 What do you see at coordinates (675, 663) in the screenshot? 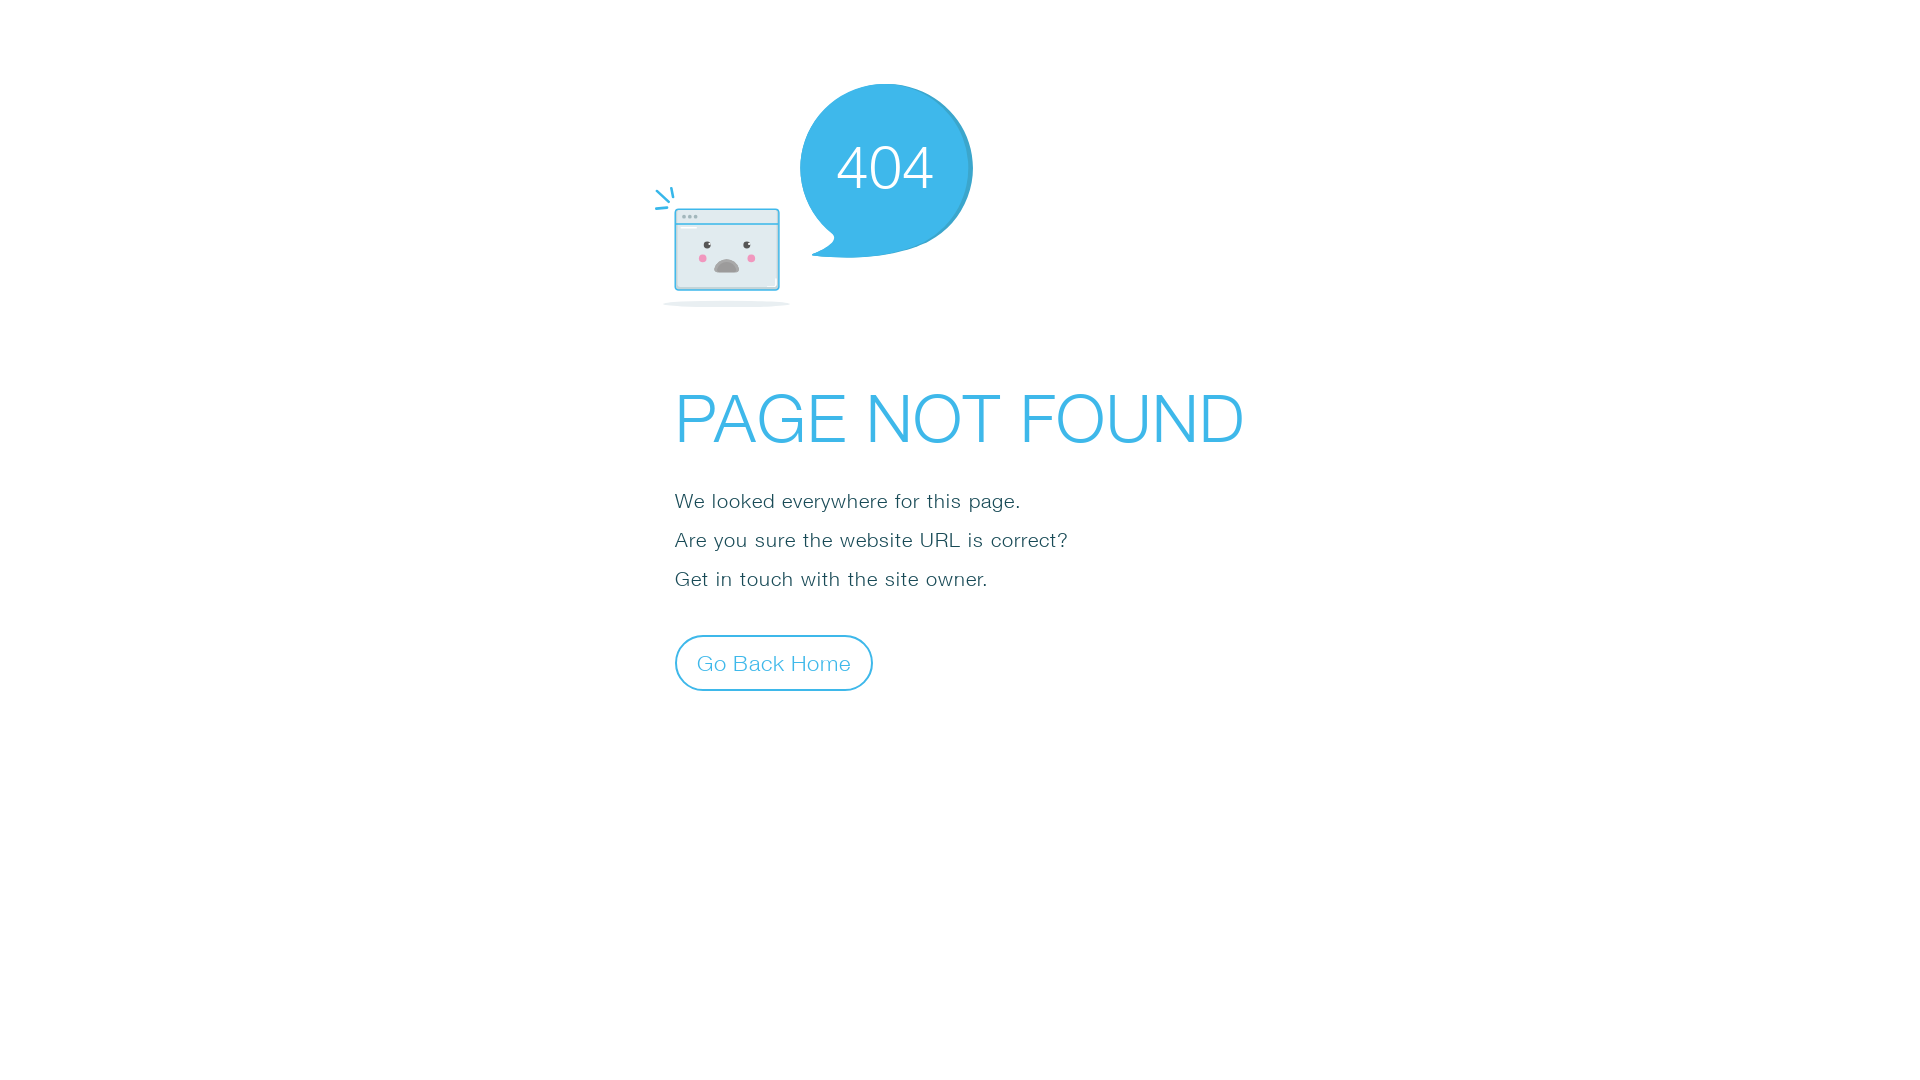
I see `'Go Back Home'` at bounding box center [675, 663].